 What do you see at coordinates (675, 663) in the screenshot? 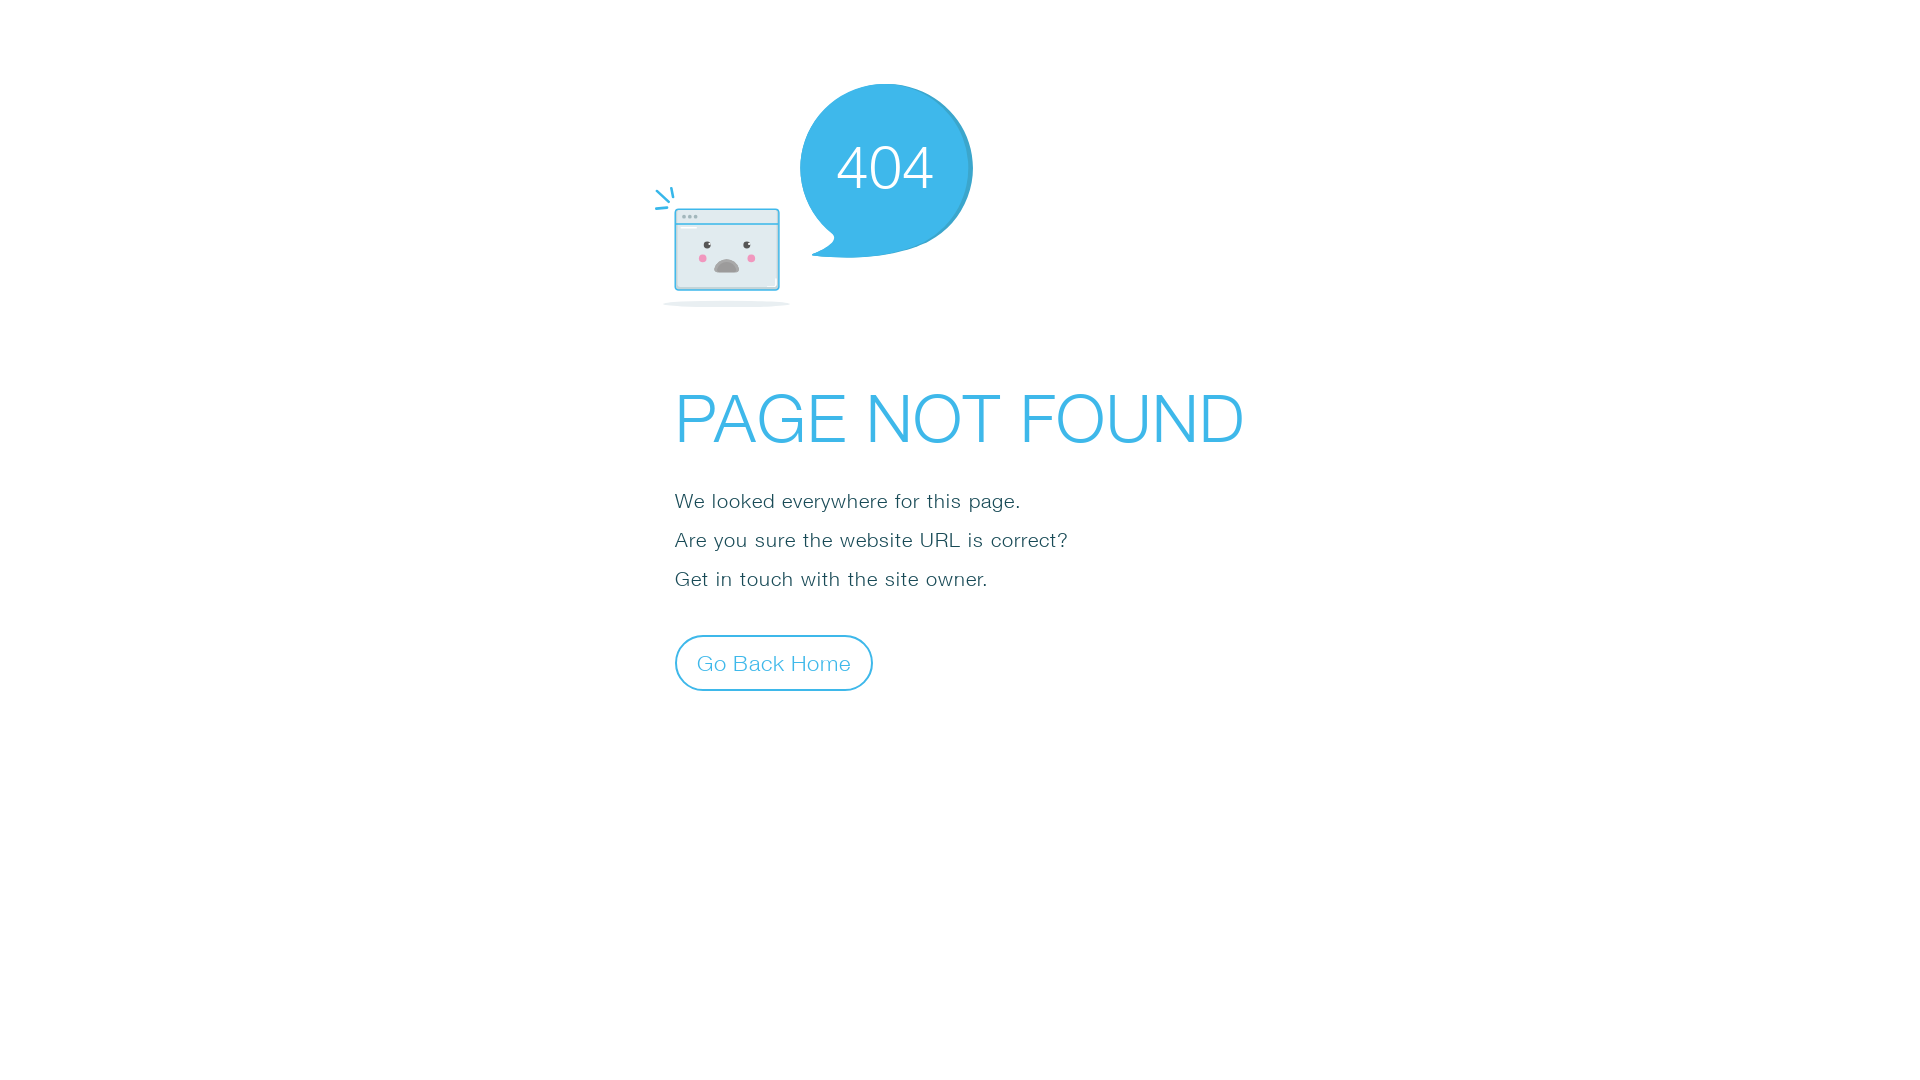
I see `'Go Back Home'` at bounding box center [675, 663].